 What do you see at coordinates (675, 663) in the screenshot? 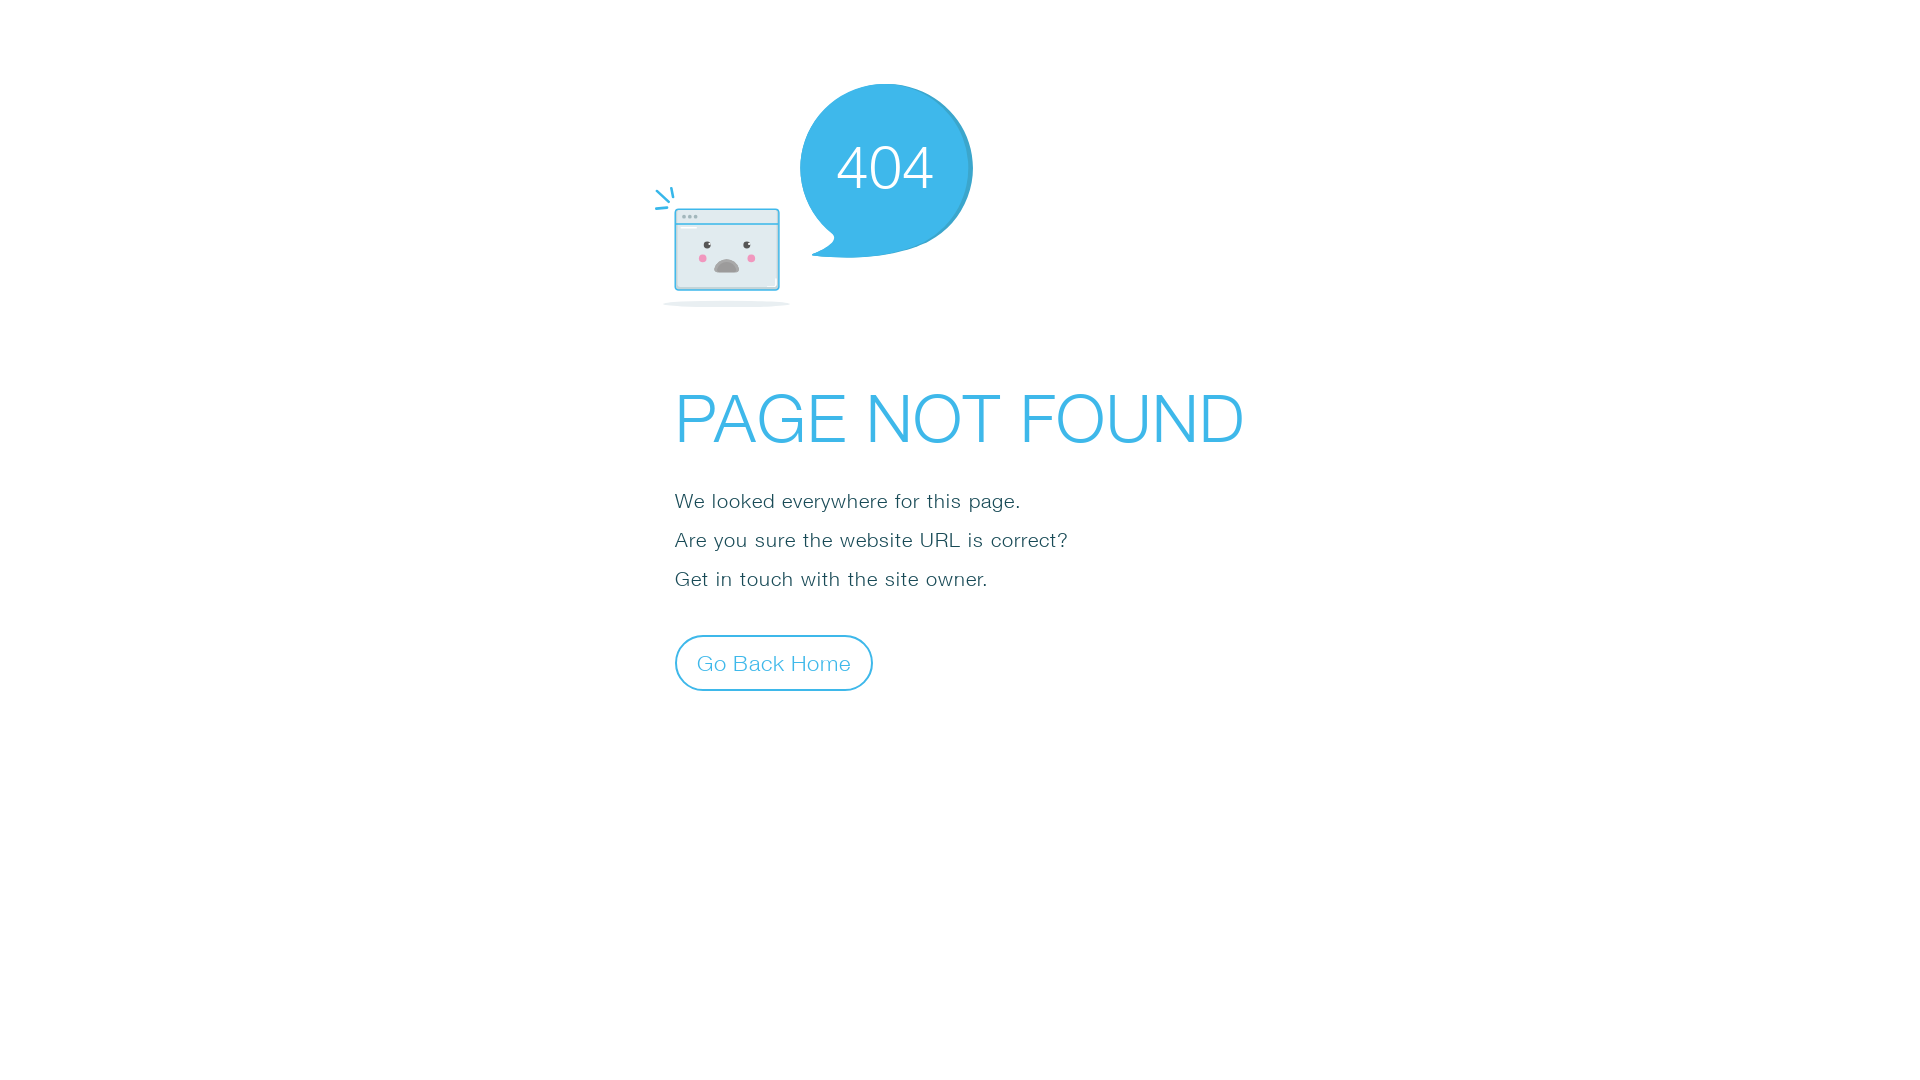
I see `'Go Back Home'` at bounding box center [675, 663].